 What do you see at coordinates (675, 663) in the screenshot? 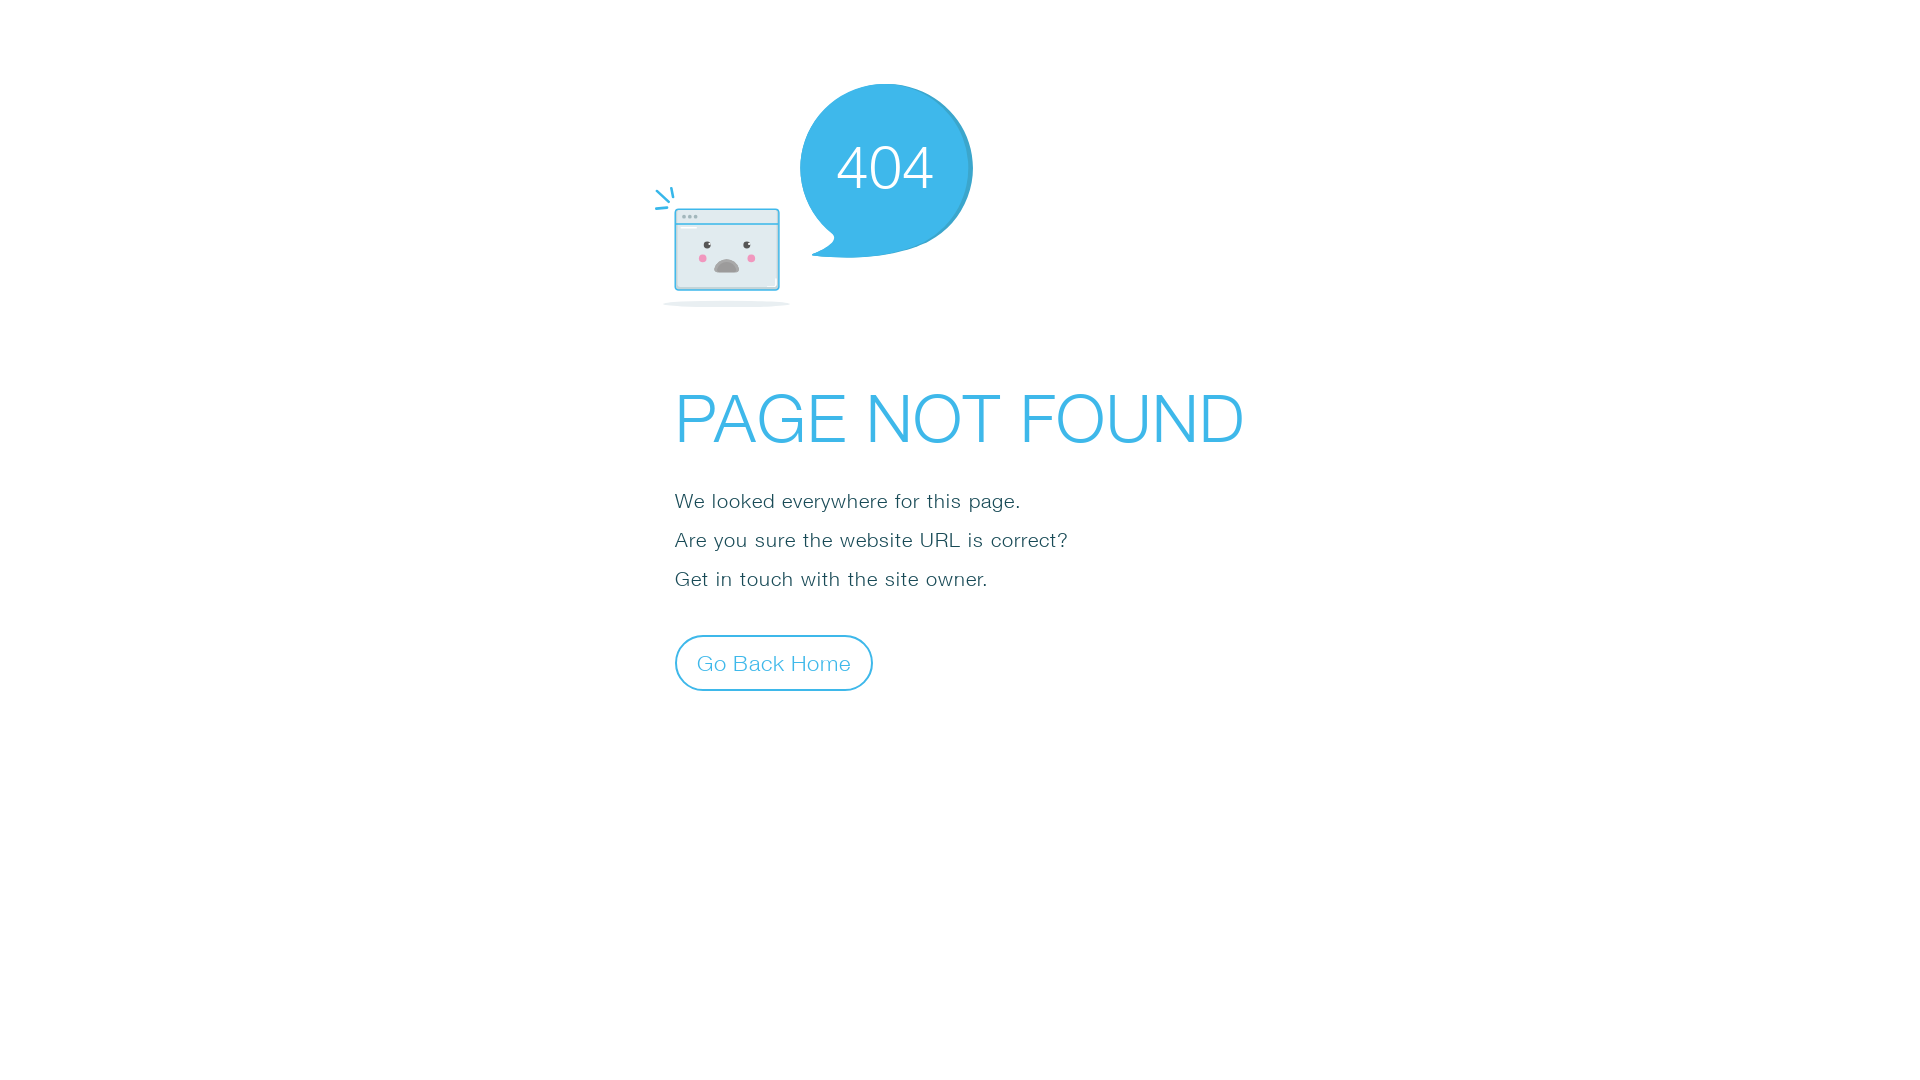
I see `'Go Back Home'` at bounding box center [675, 663].